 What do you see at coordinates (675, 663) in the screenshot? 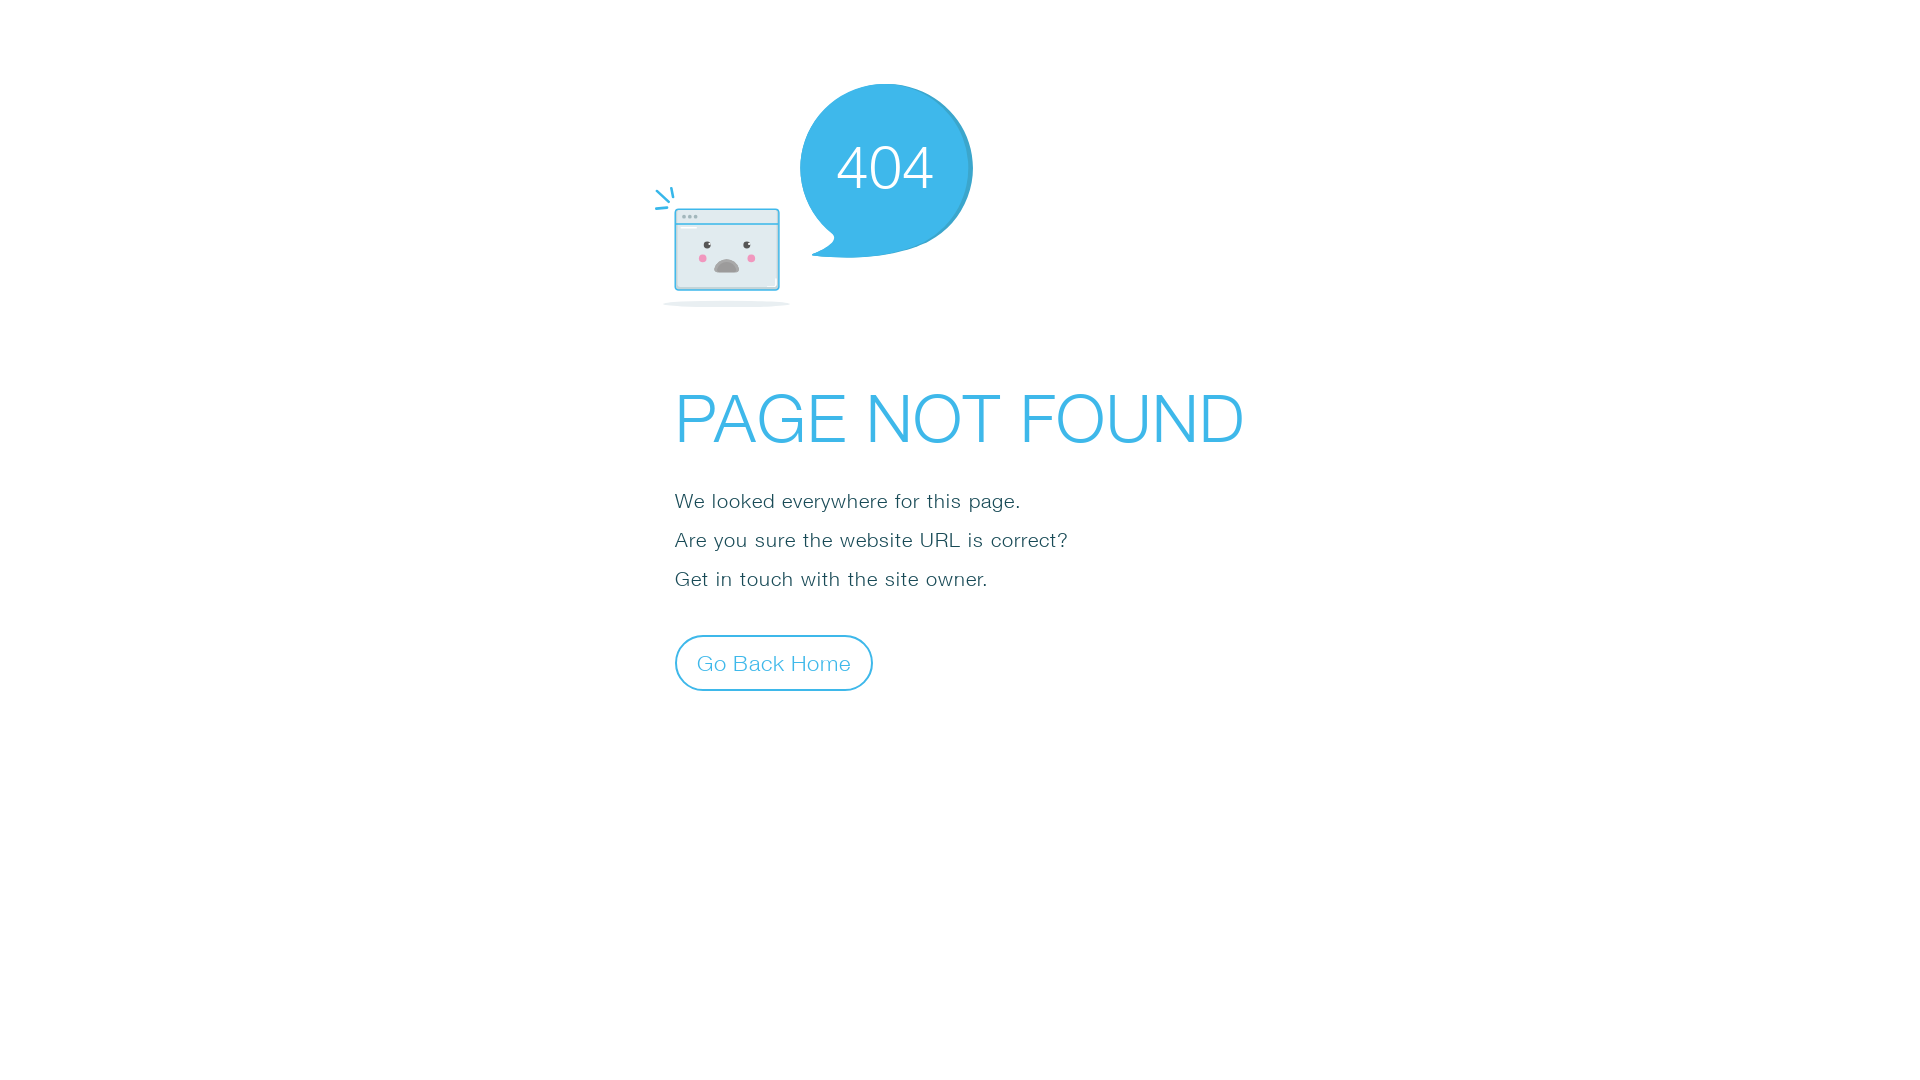
I see `'Go Back Home'` at bounding box center [675, 663].